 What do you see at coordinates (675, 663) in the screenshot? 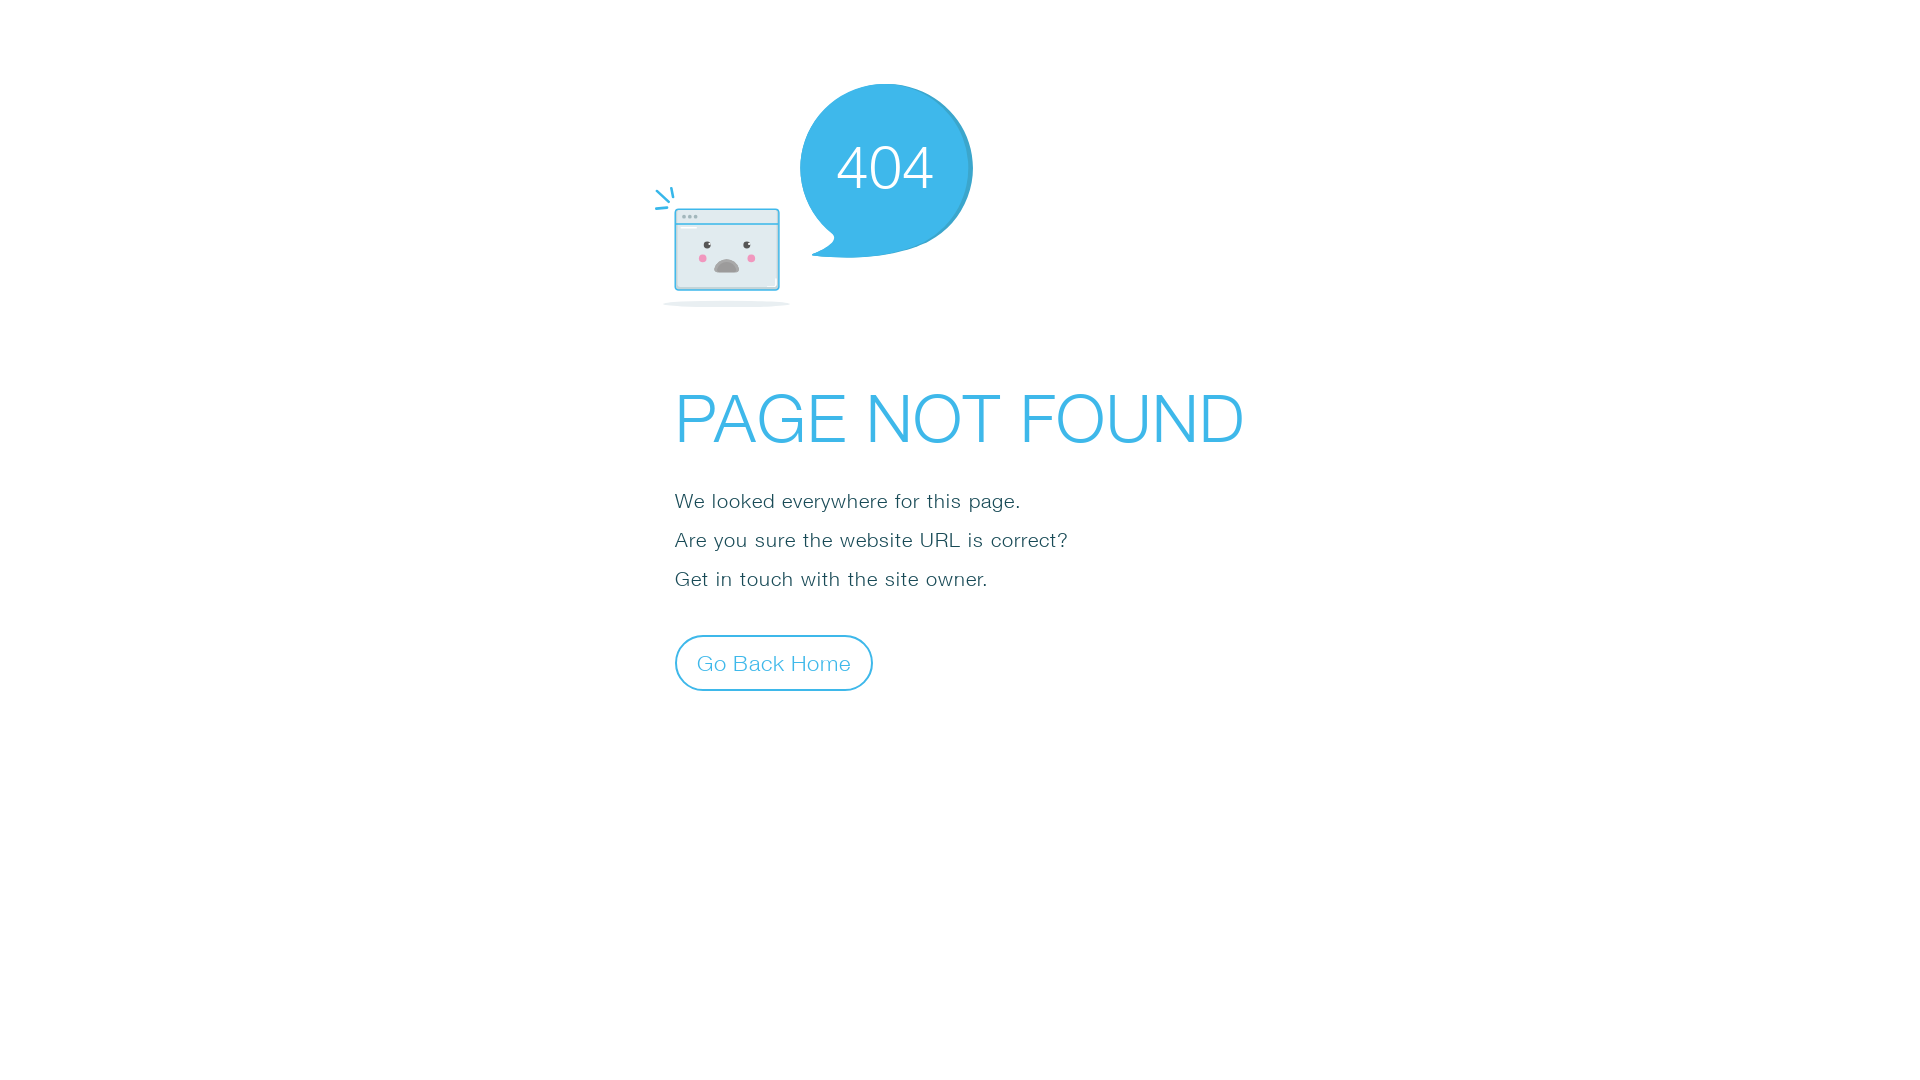
I see `'Go Back Home'` at bounding box center [675, 663].